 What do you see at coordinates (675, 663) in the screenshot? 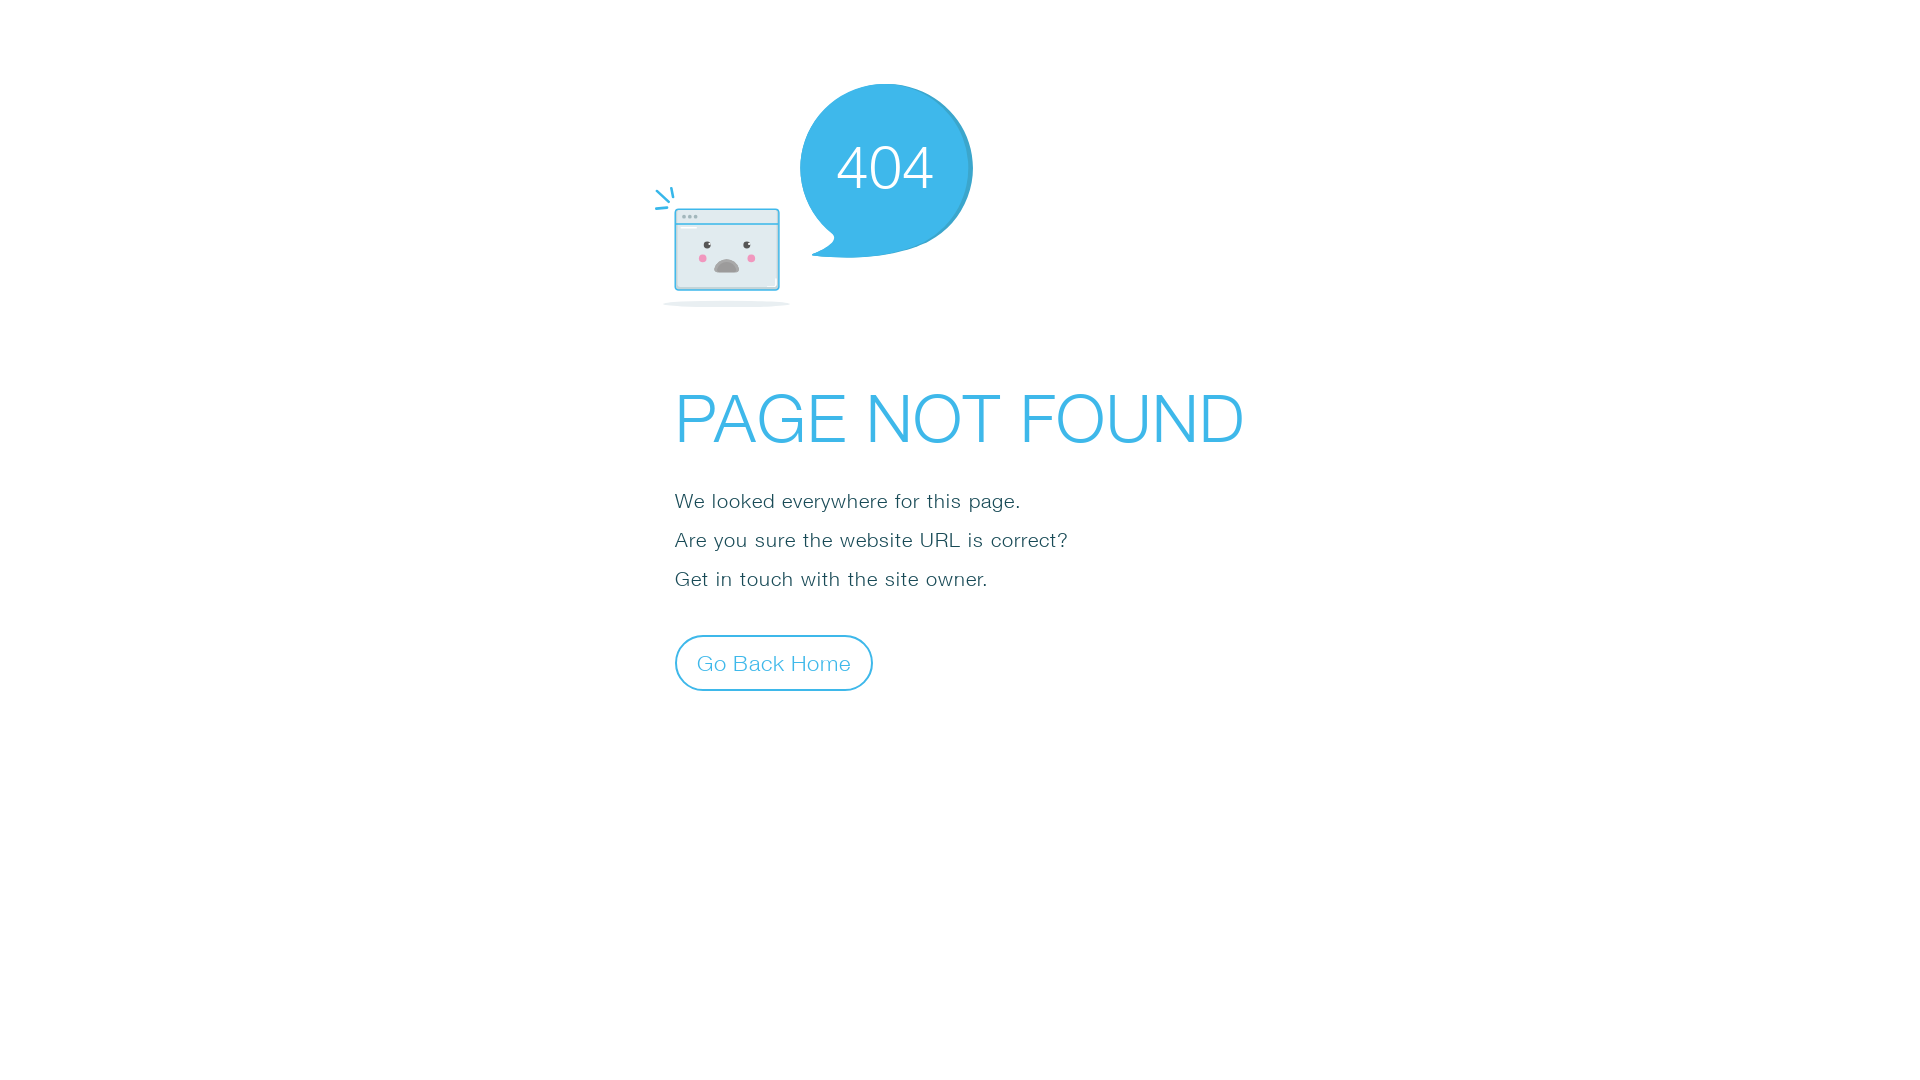
I see `'Go Back Home'` at bounding box center [675, 663].